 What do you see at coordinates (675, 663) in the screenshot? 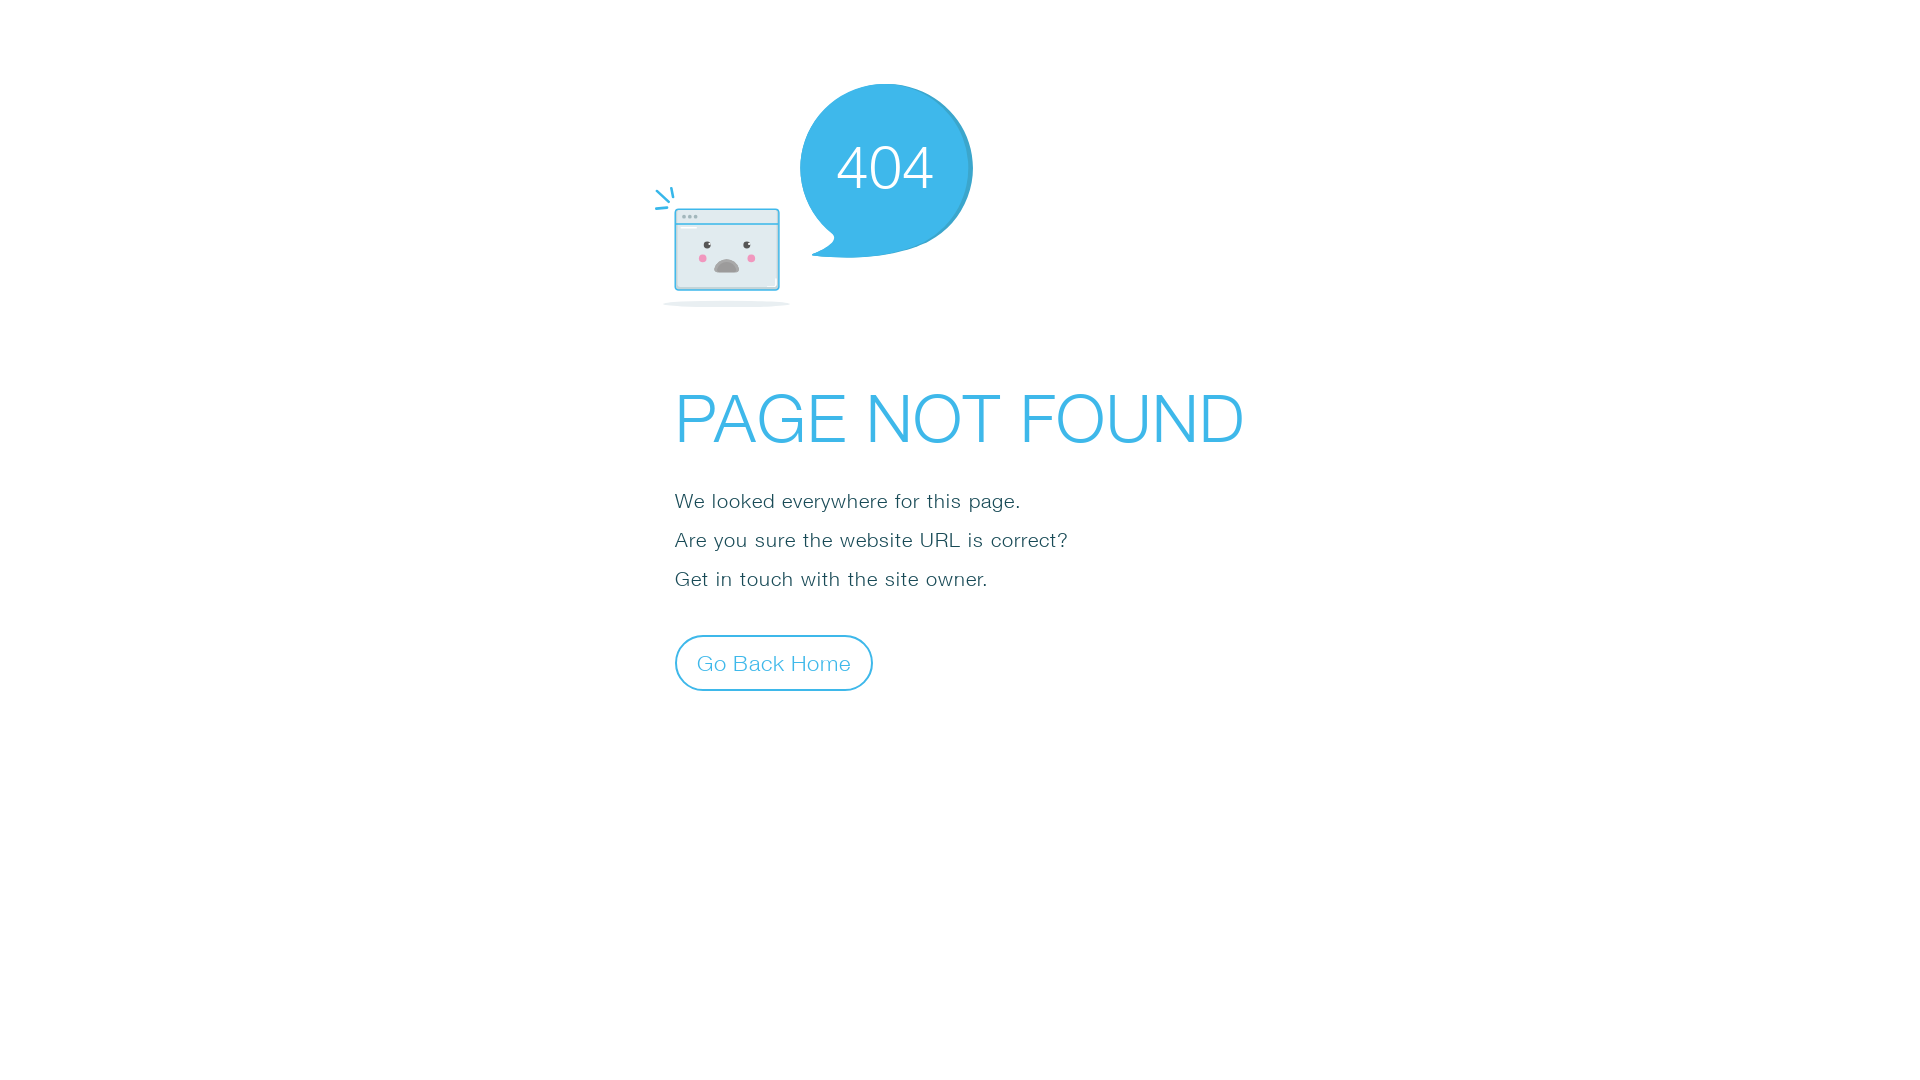
I see `'Go Back Home'` at bounding box center [675, 663].